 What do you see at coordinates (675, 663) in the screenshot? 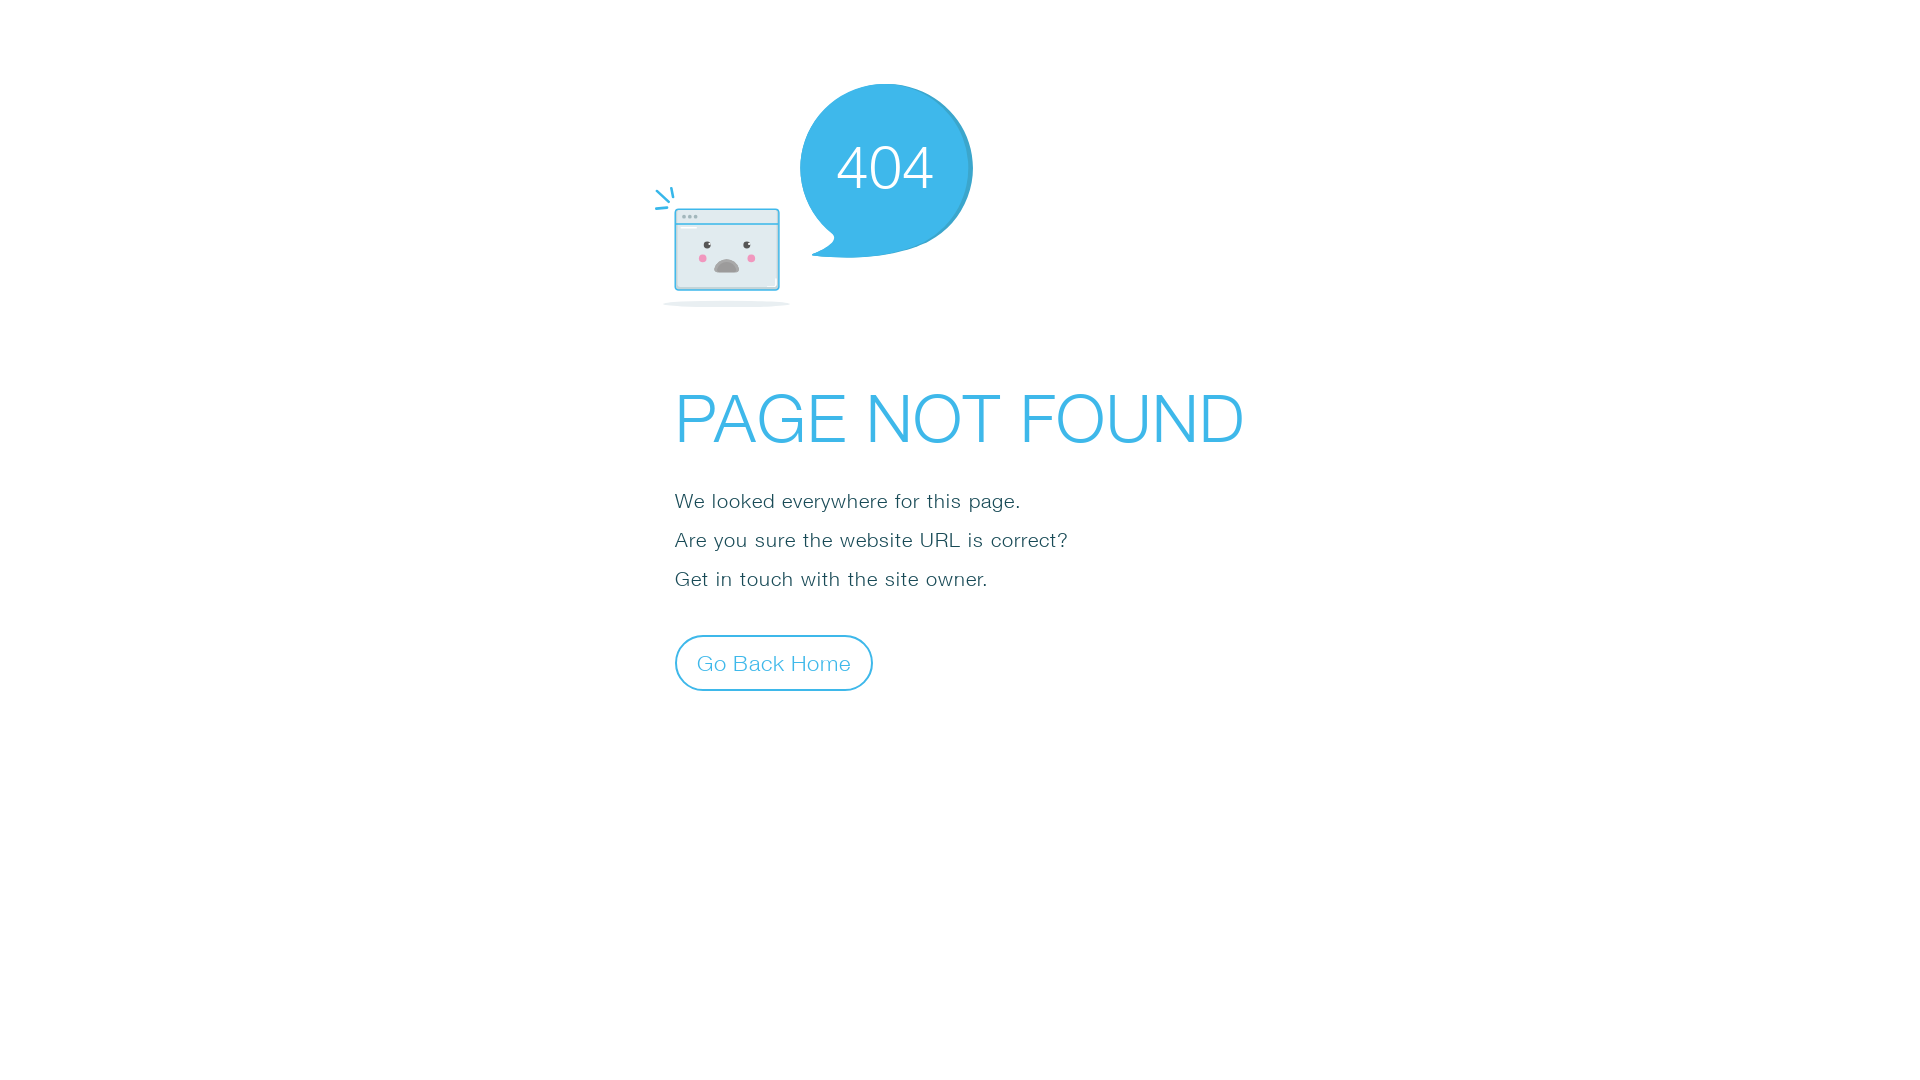
I see `'Go Back Home'` at bounding box center [675, 663].